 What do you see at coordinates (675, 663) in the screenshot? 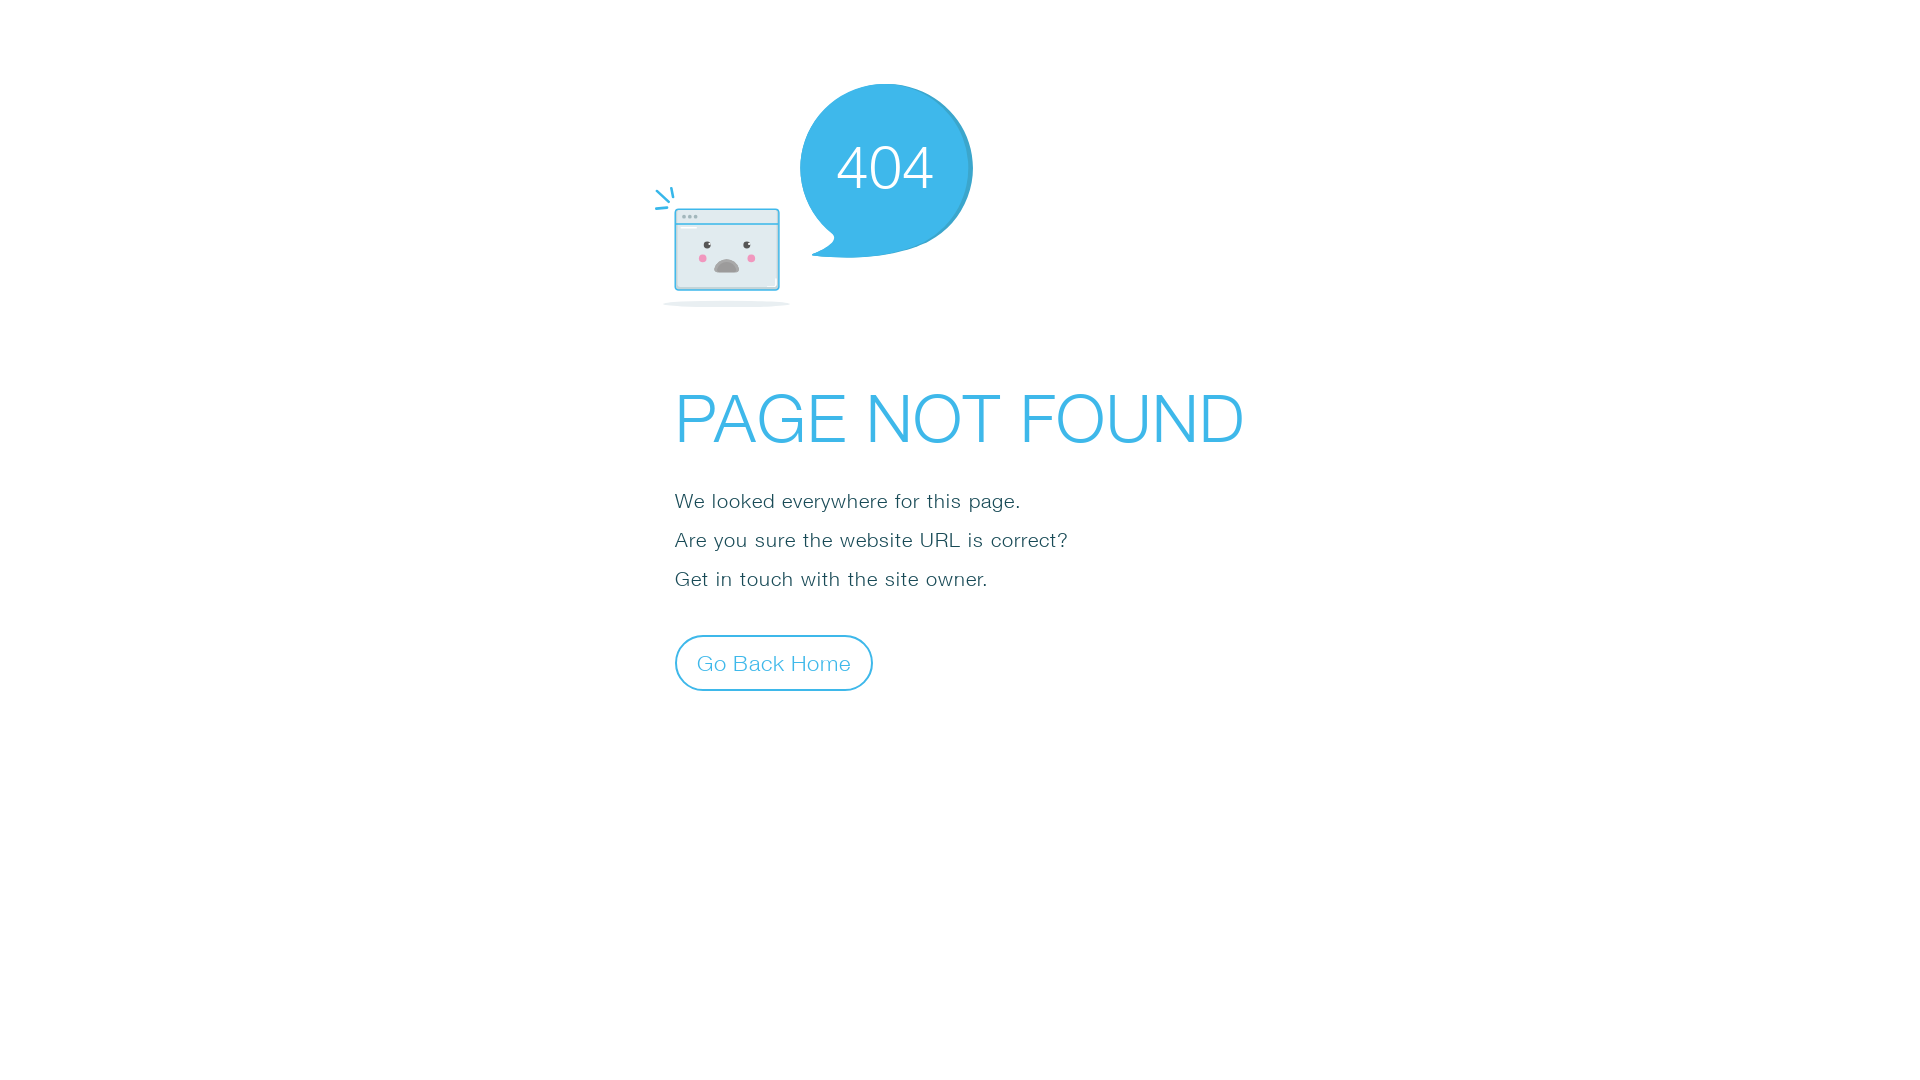
I see `'Go Back Home'` at bounding box center [675, 663].